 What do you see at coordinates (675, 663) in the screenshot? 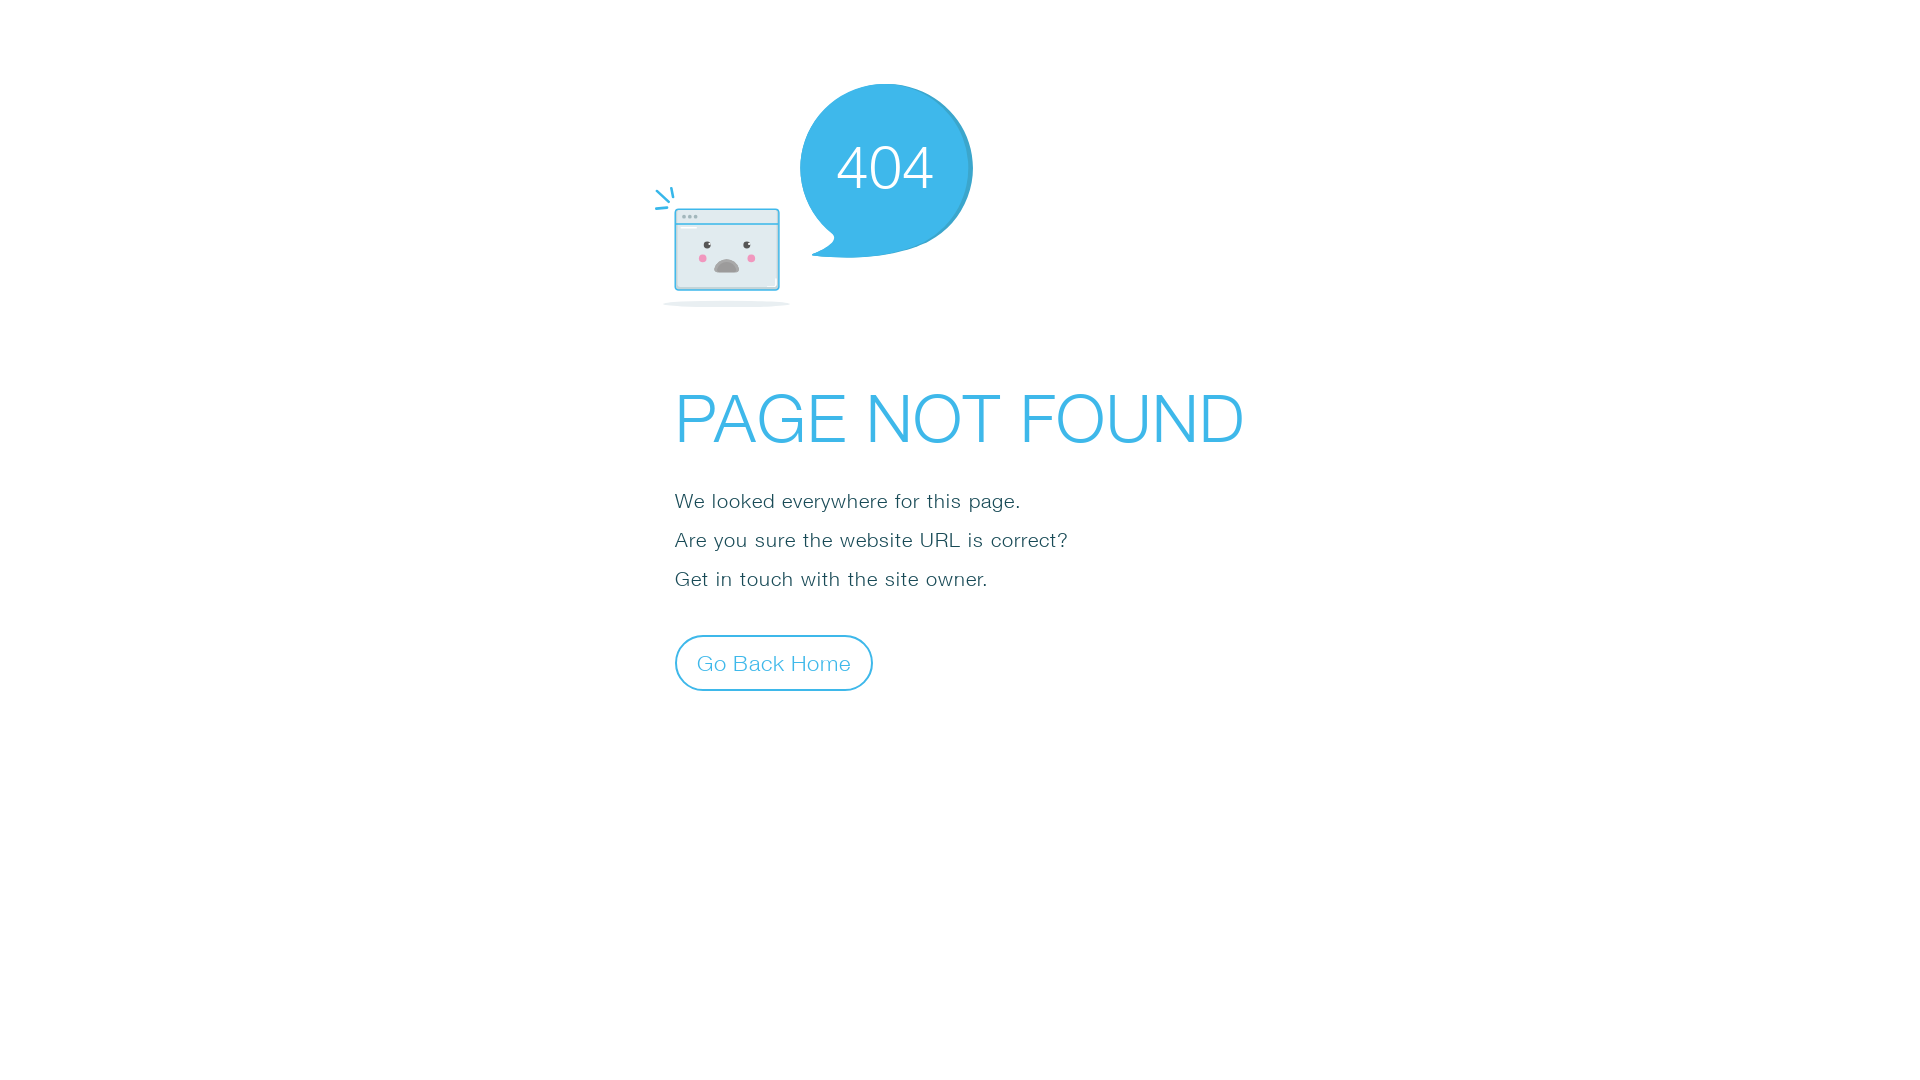
I see `'Go Back Home'` at bounding box center [675, 663].